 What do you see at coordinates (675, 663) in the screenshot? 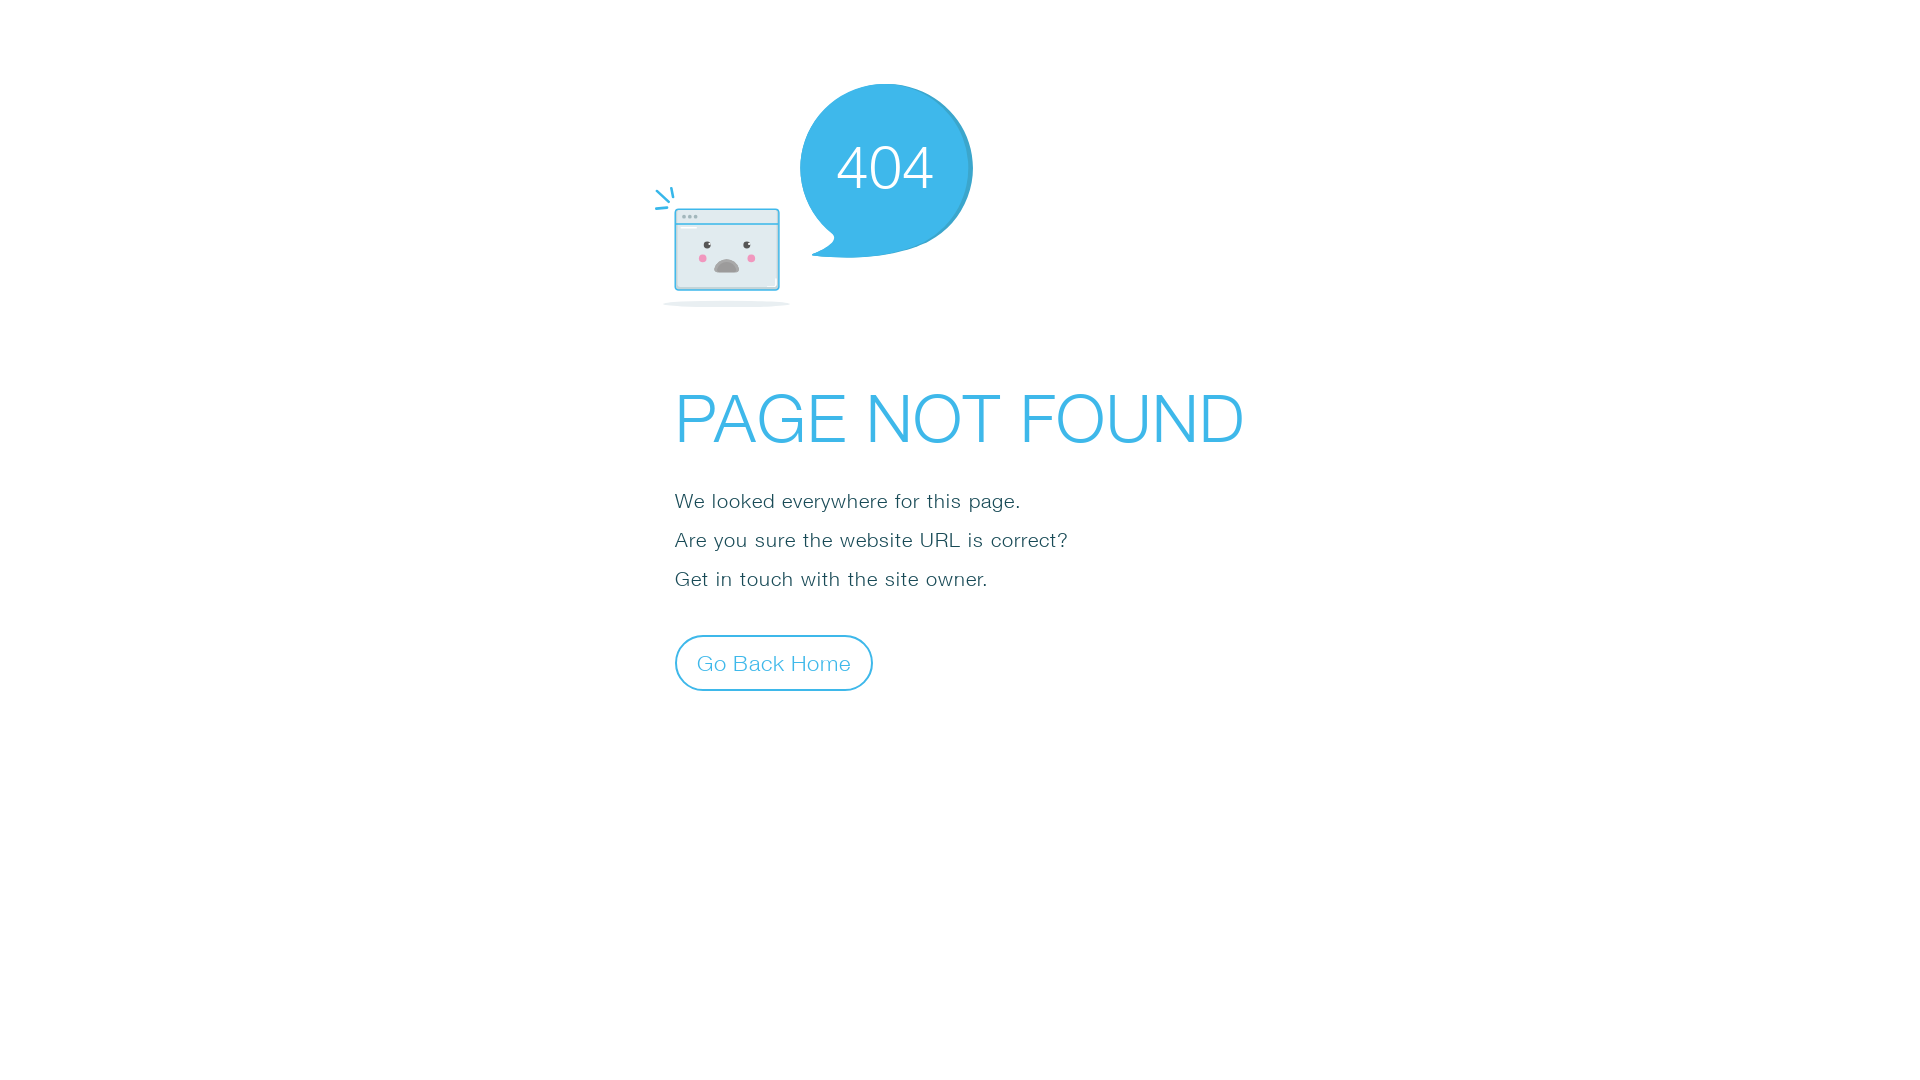
I see `'Go Back Home'` at bounding box center [675, 663].